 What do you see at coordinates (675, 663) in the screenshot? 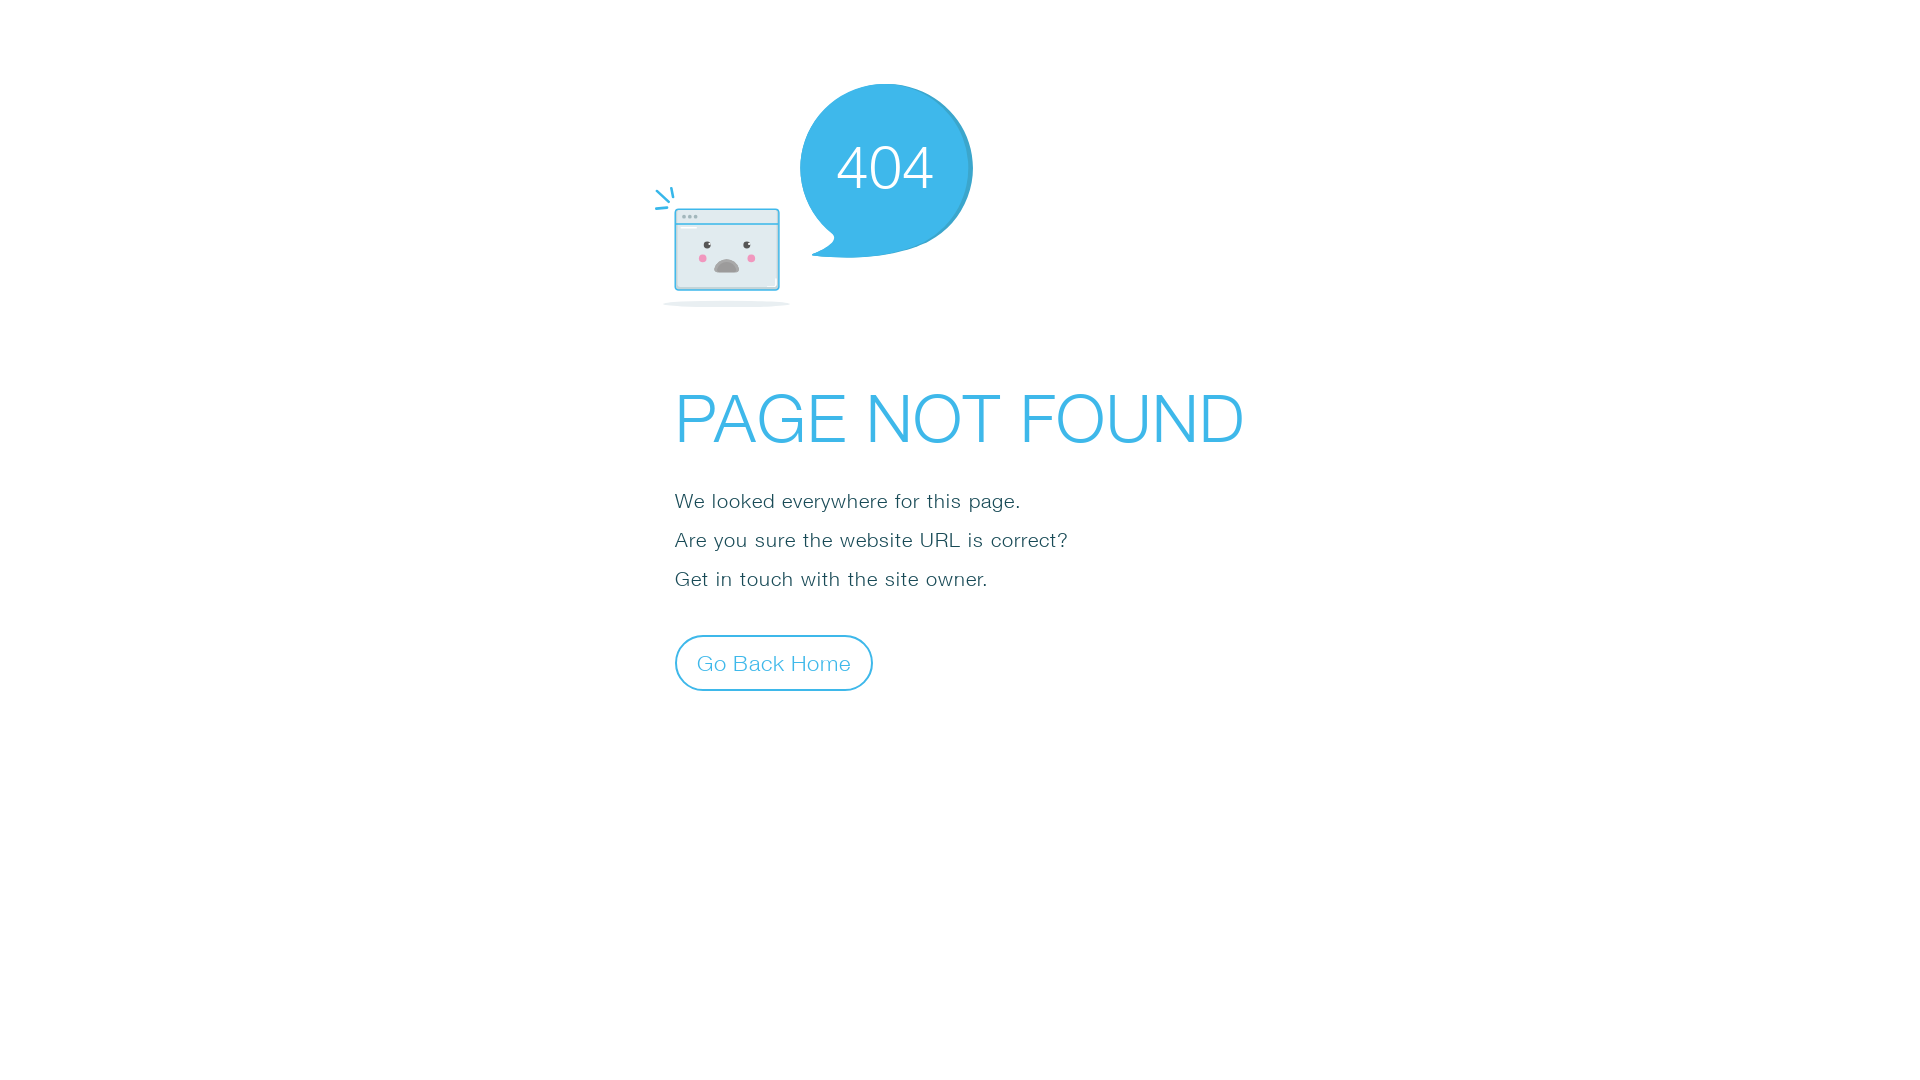
I see `'Go Back Home'` at bounding box center [675, 663].